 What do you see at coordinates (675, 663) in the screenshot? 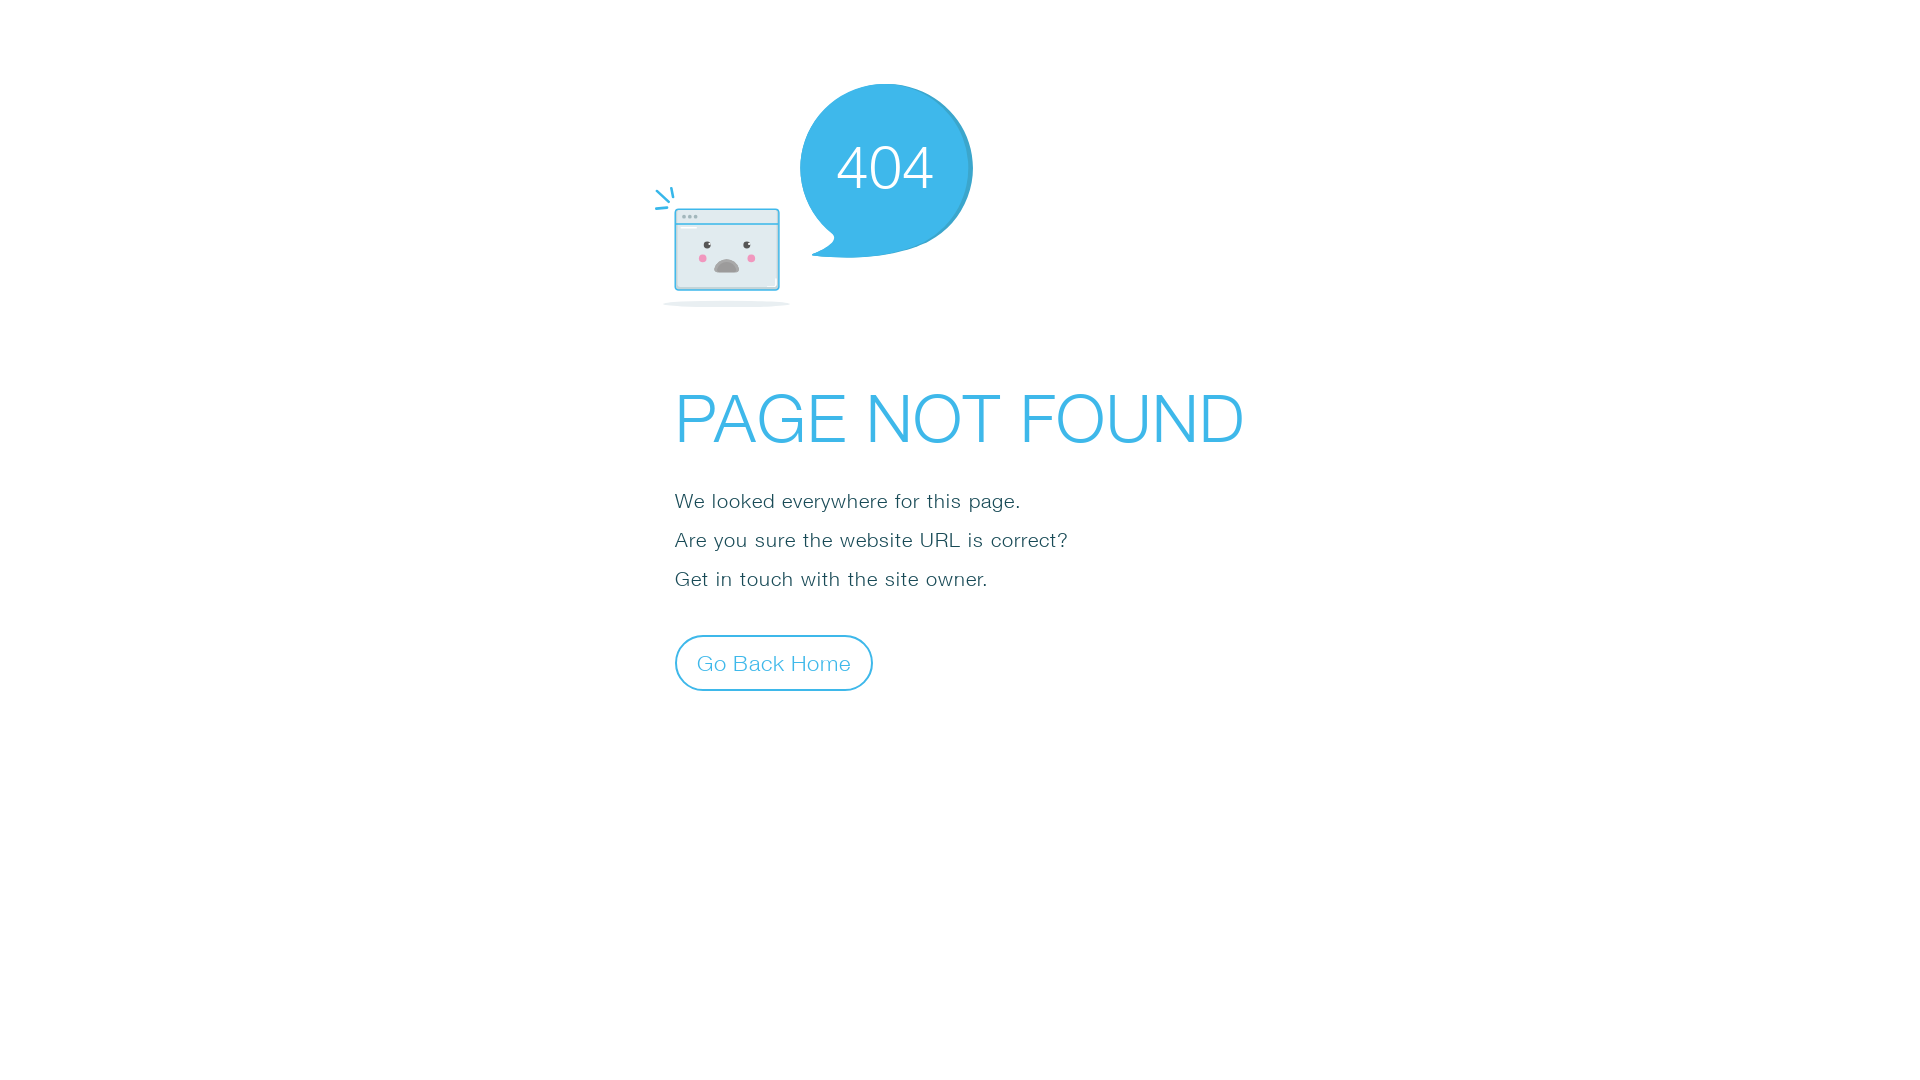
I see `'Go Back Home'` at bounding box center [675, 663].